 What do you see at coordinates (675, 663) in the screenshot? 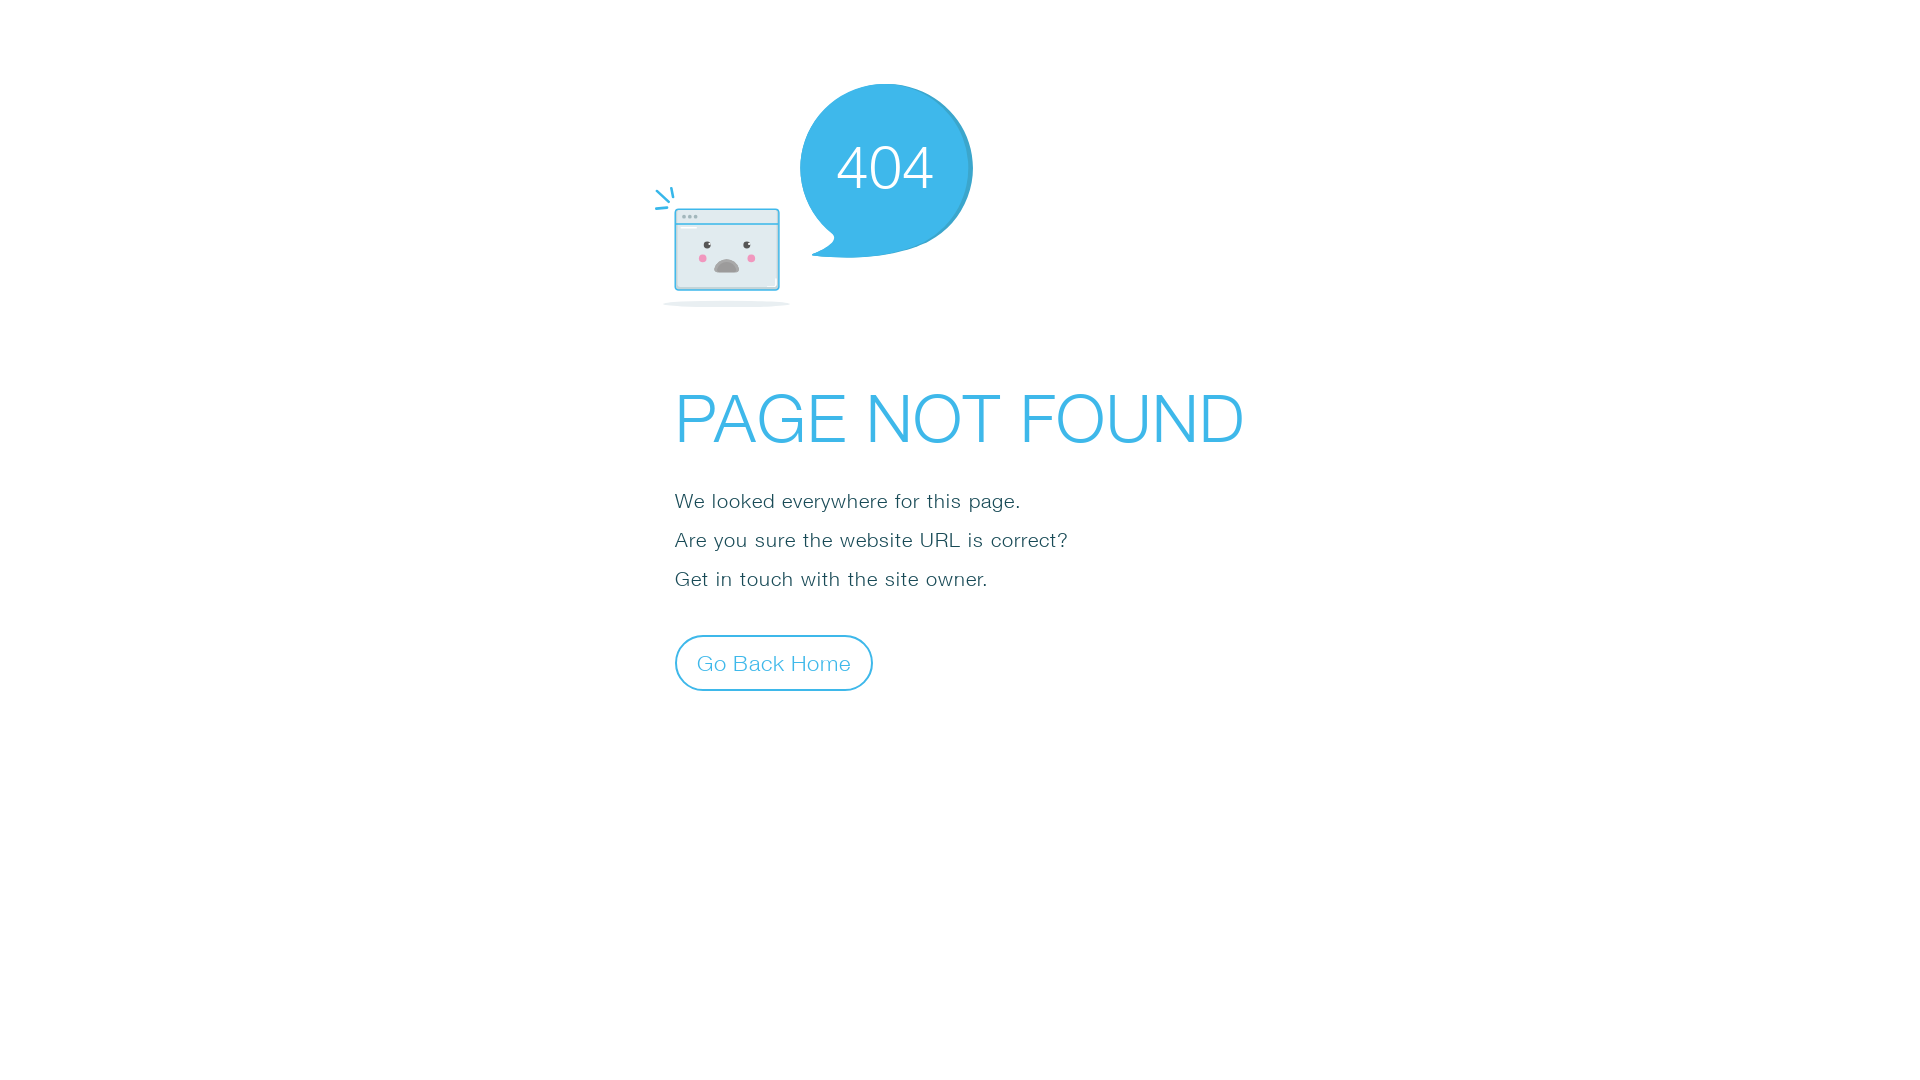
I see `'Go Back Home'` at bounding box center [675, 663].